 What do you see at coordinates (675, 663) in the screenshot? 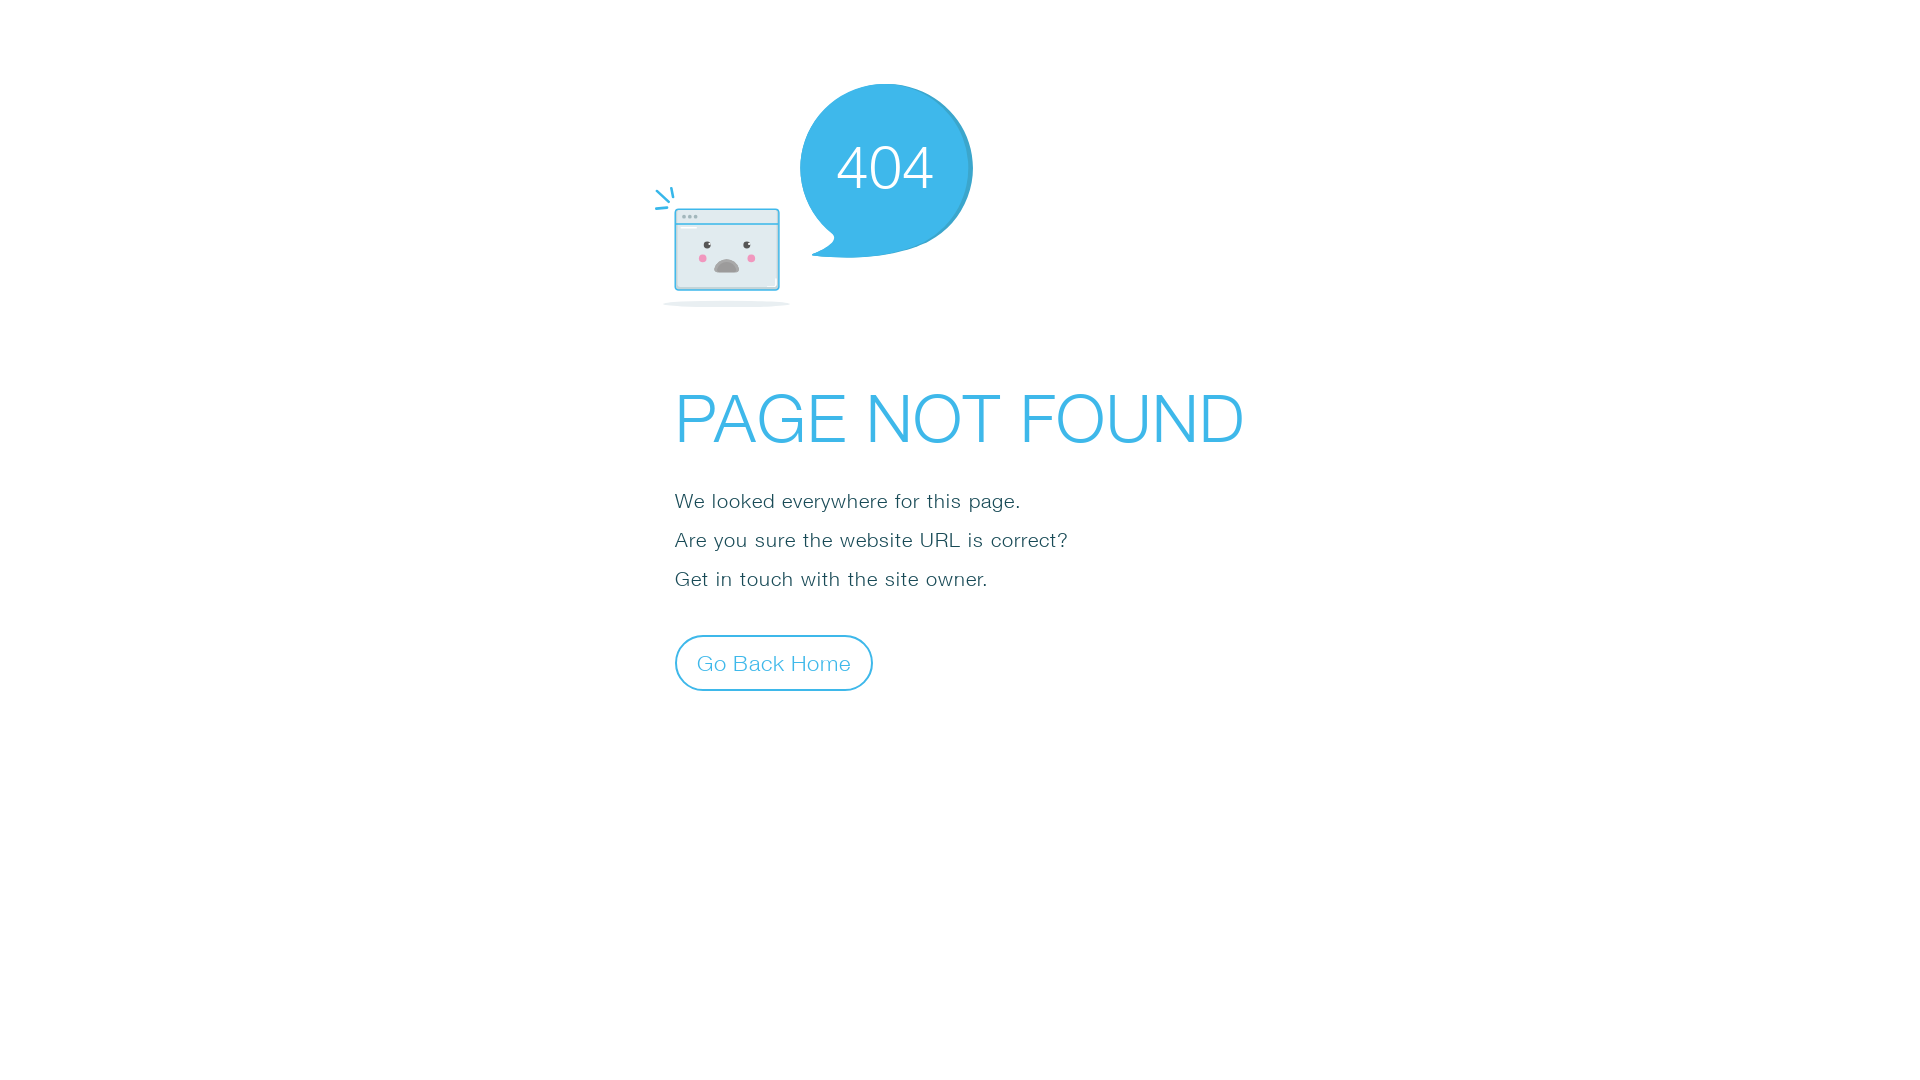
I see `'Go Back Home'` at bounding box center [675, 663].